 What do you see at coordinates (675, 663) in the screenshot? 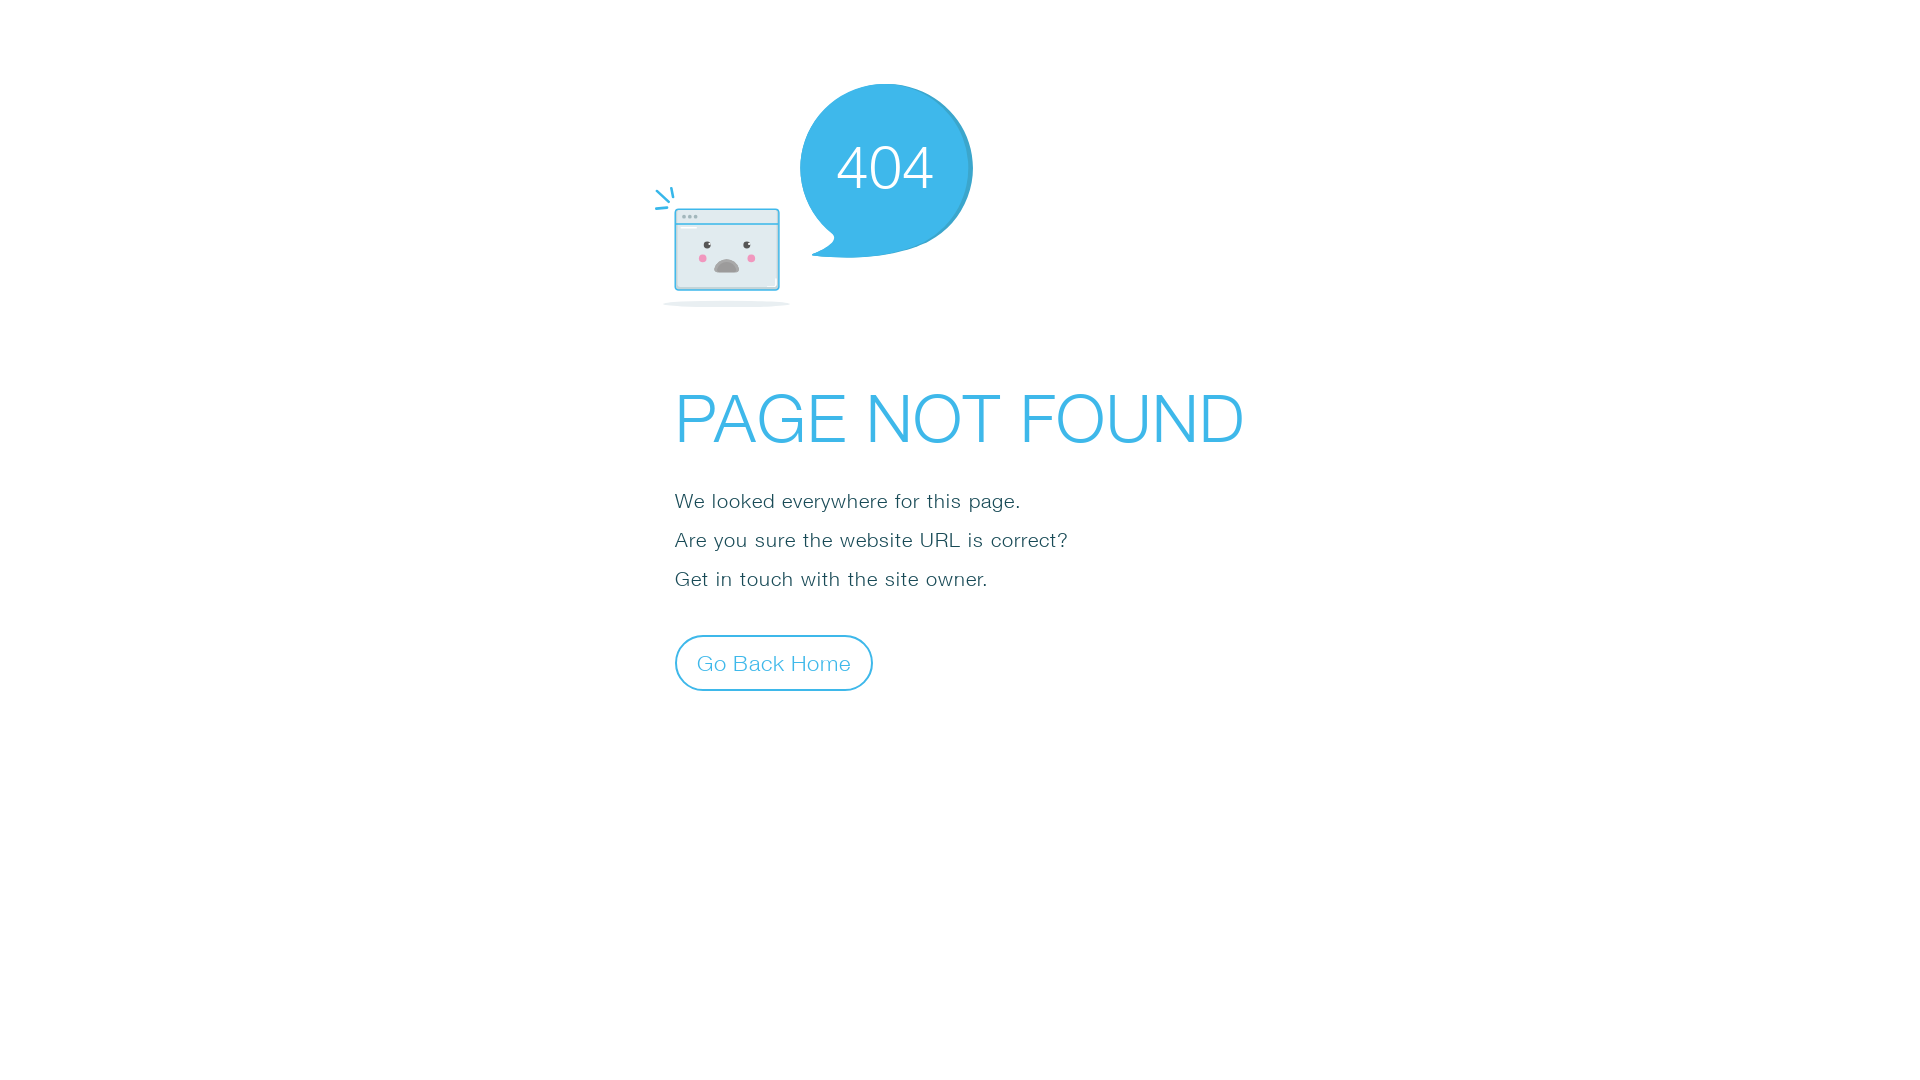
I see `'Go Back Home'` at bounding box center [675, 663].